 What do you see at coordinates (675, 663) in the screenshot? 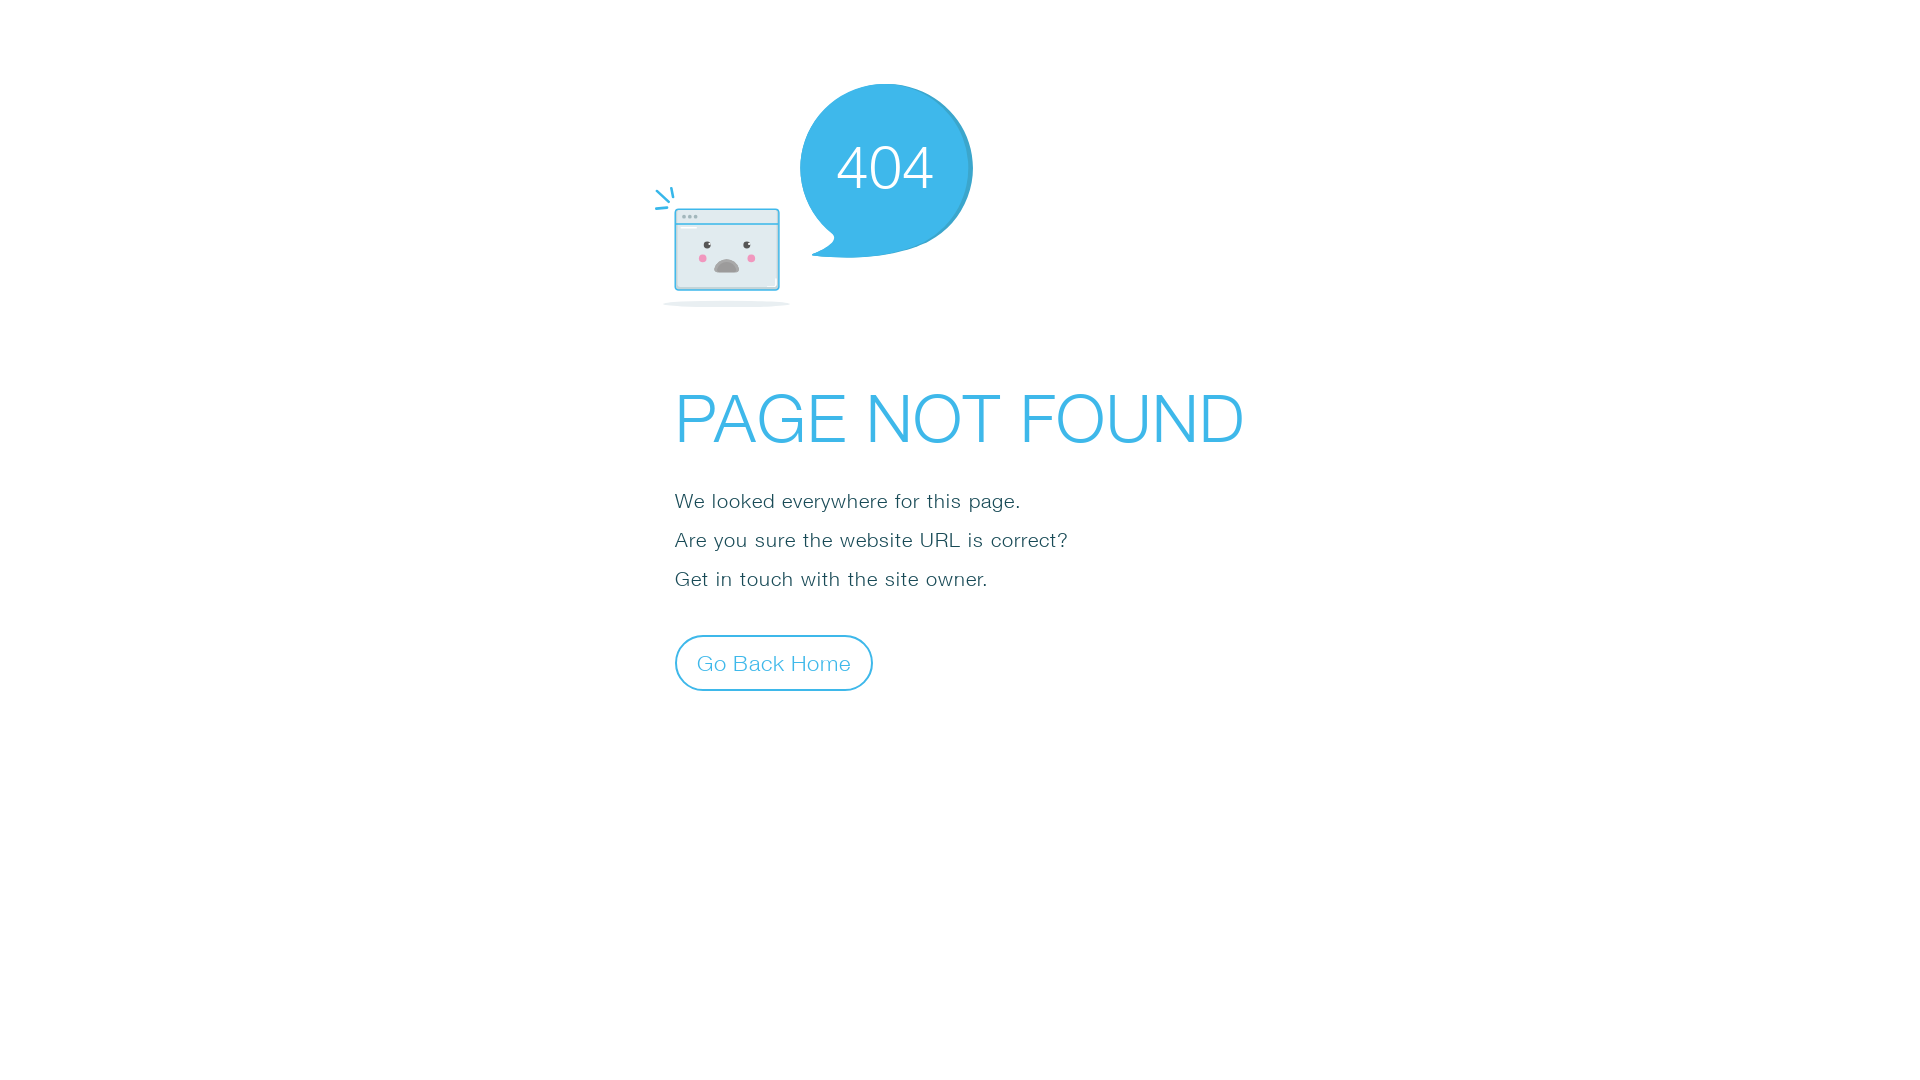
I see `'Go Back Home'` at bounding box center [675, 663].